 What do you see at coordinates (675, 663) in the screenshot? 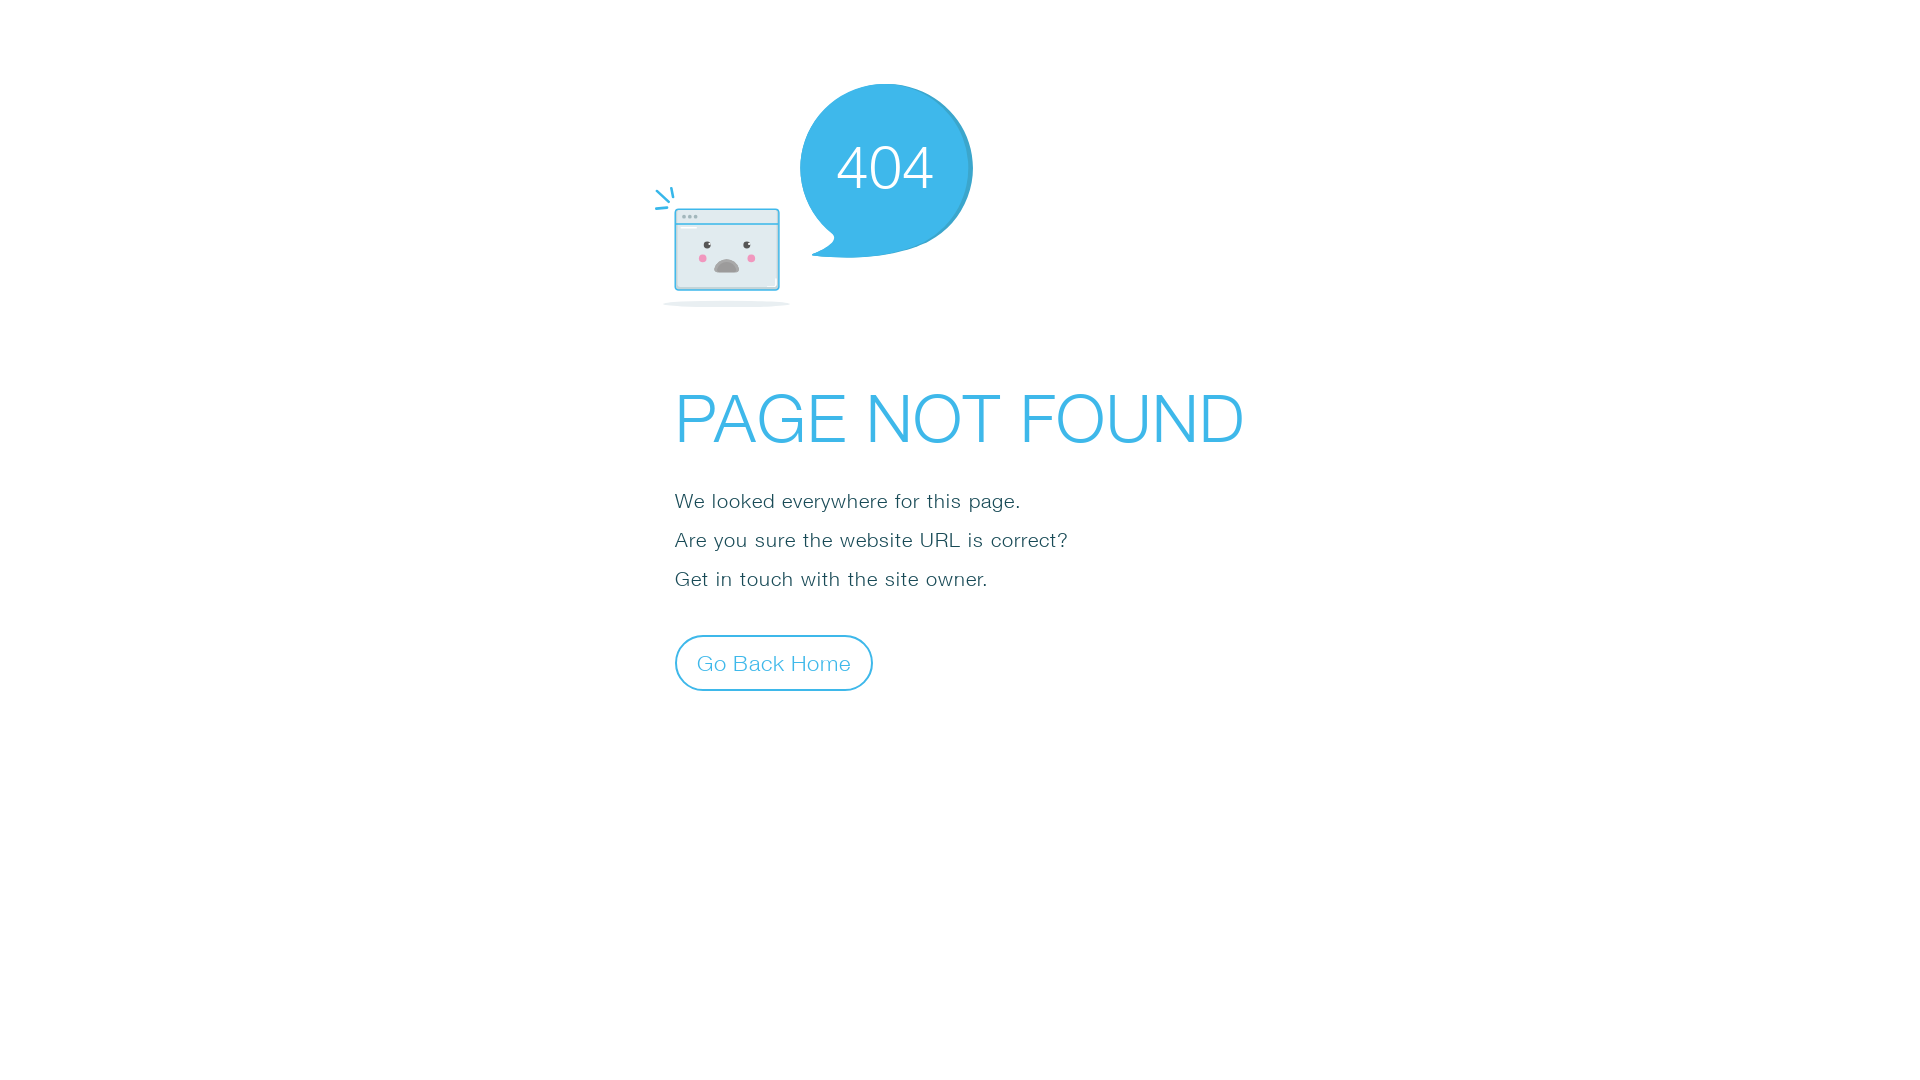
I see `'Go Back Home'` at bounding box center [675, 663].